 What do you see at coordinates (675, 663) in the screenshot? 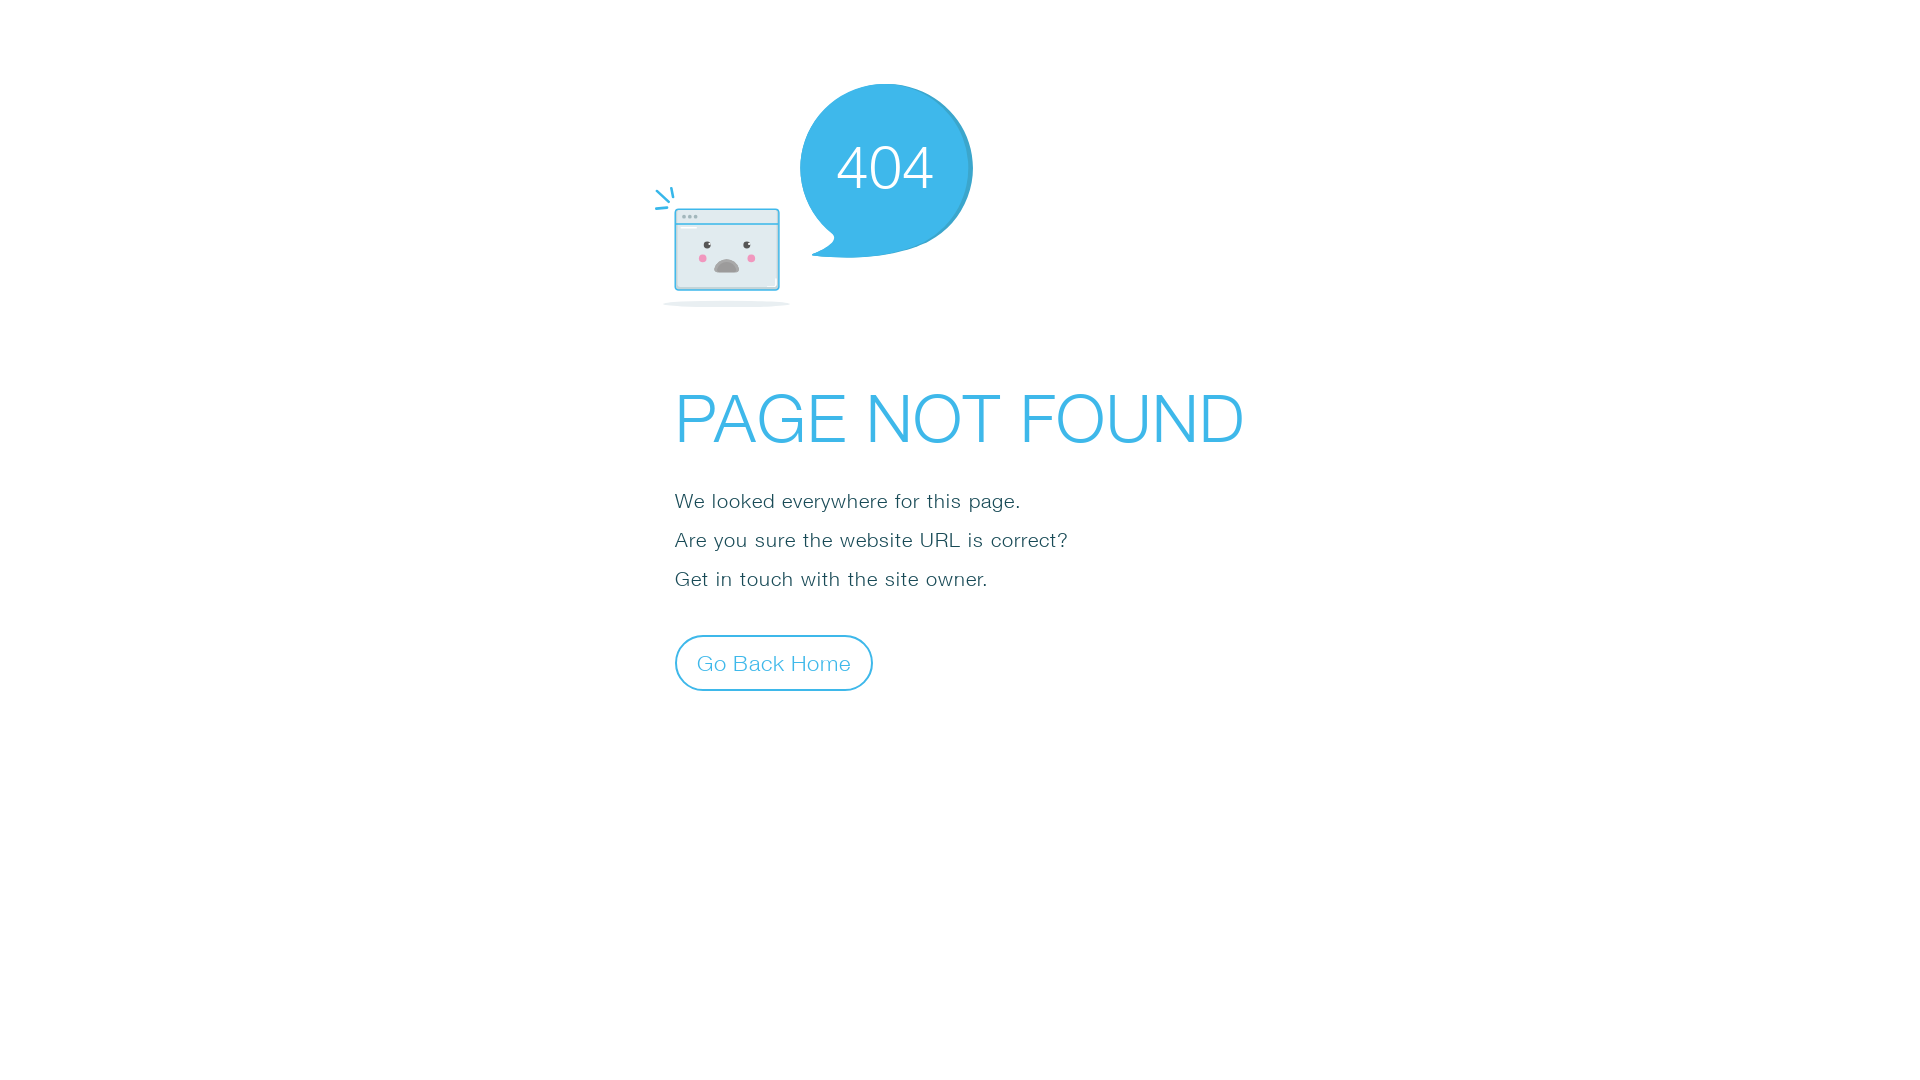
I see `'Go Back Home'` at bounding box center [675, 663].